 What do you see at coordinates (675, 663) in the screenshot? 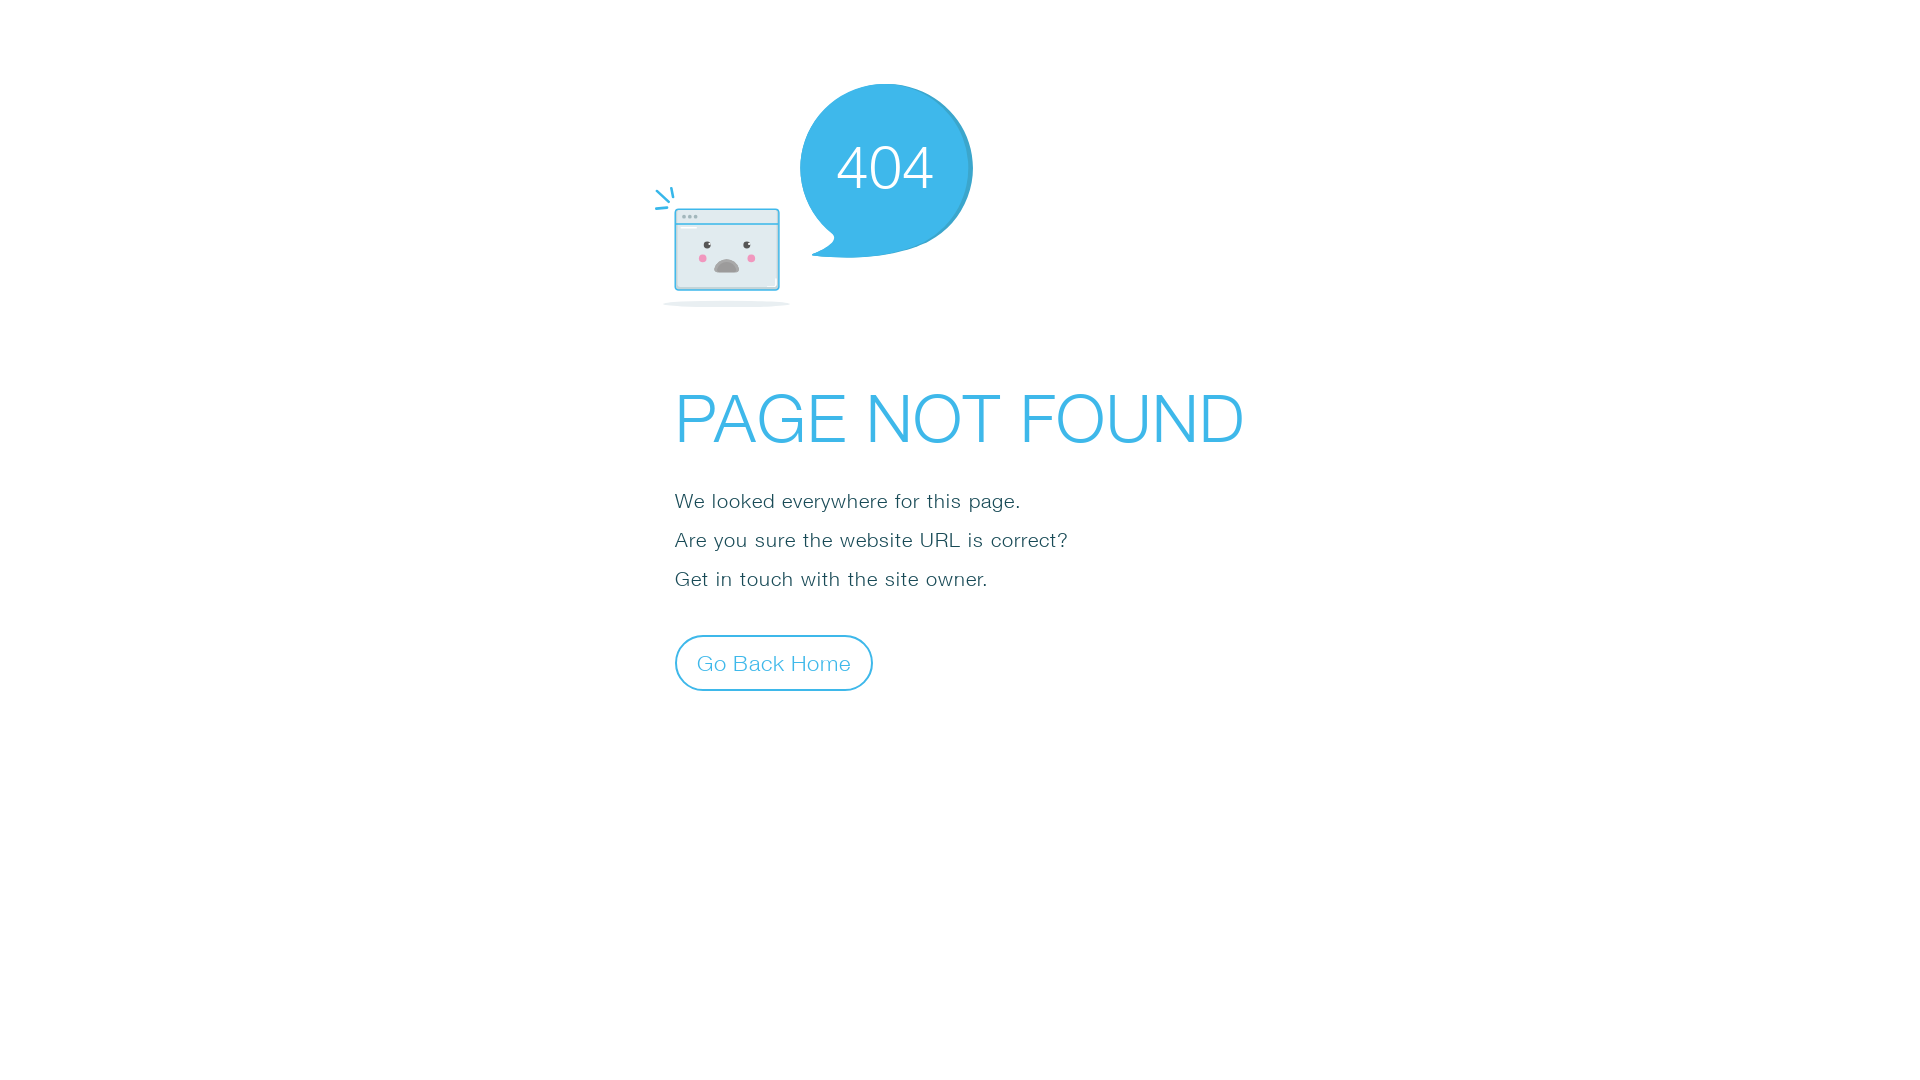
I see `'Go Back Home'` at bounding box center [675, 663].